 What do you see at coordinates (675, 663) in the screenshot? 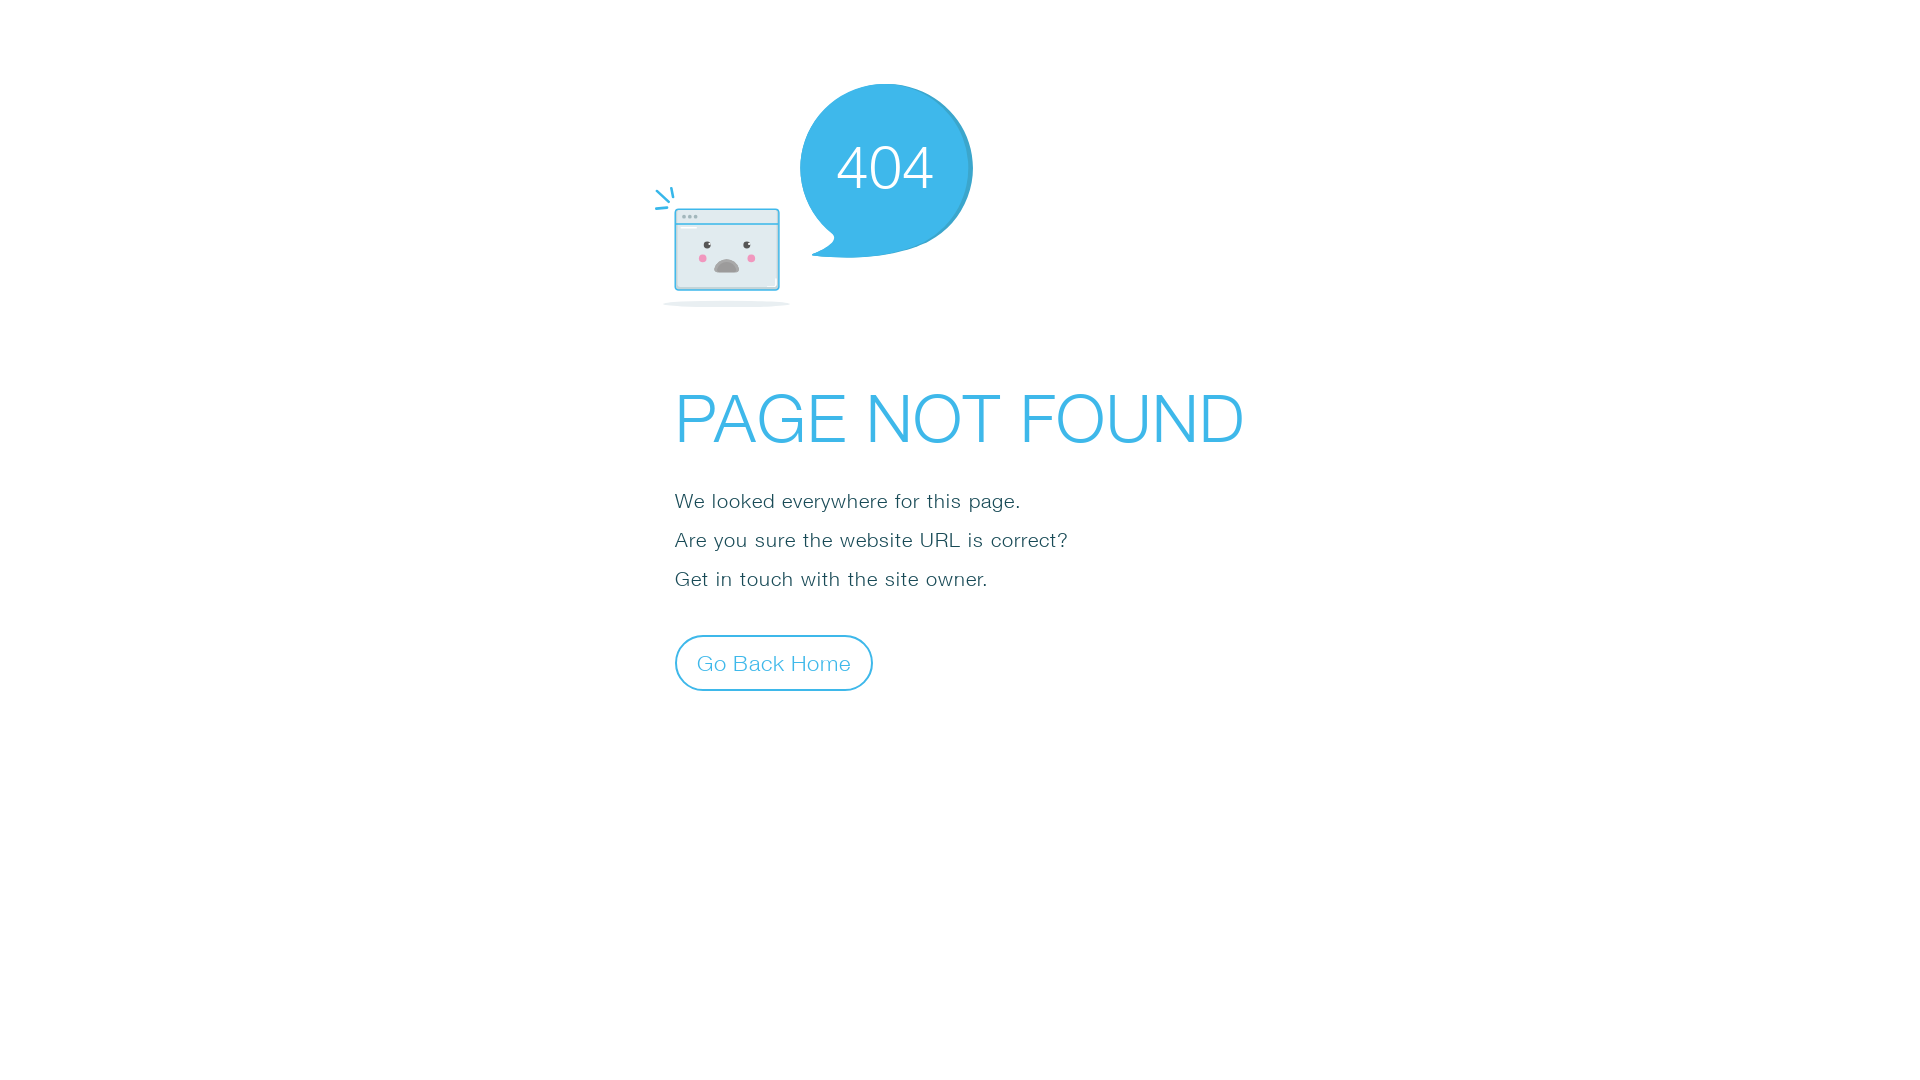
I see `'Go Back Home'` at bounding box center [675, 663].